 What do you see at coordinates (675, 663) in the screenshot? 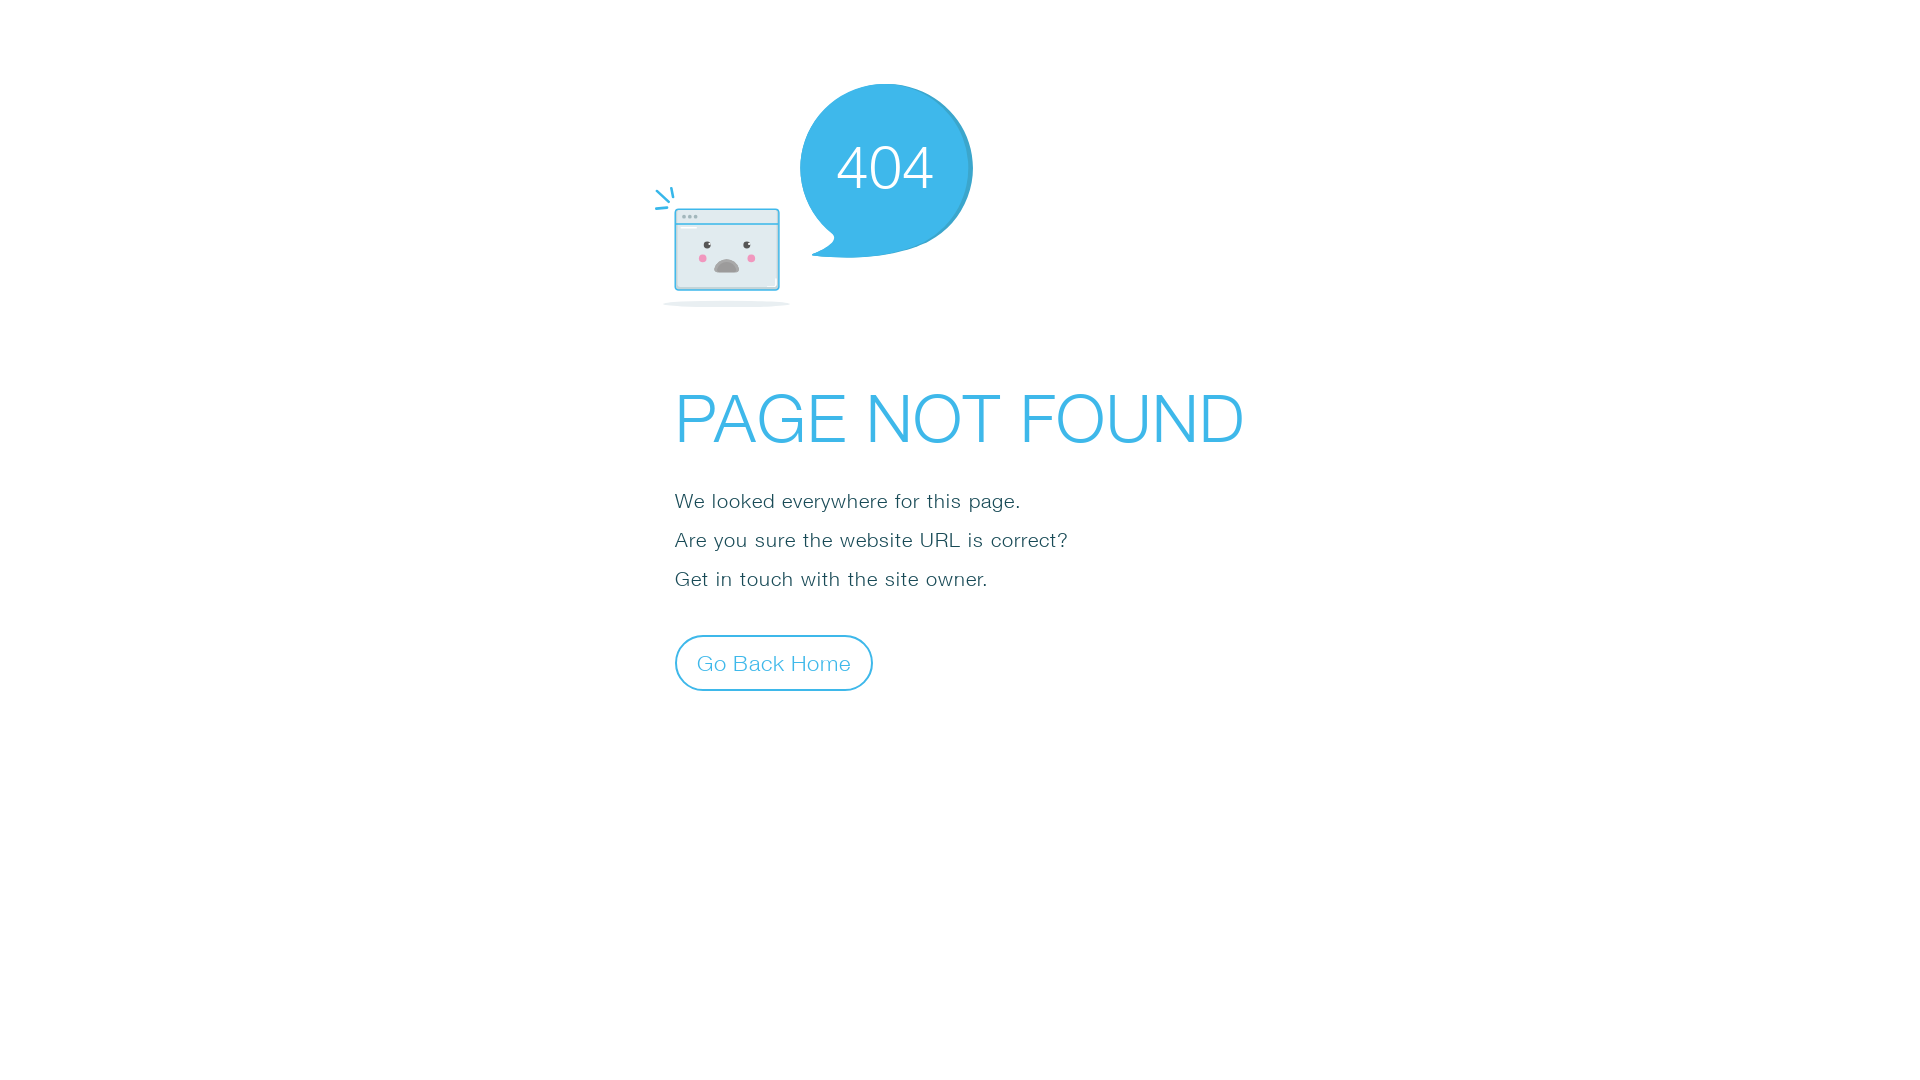
I see `'Go Back Home'` at bounding box center [675, 663].